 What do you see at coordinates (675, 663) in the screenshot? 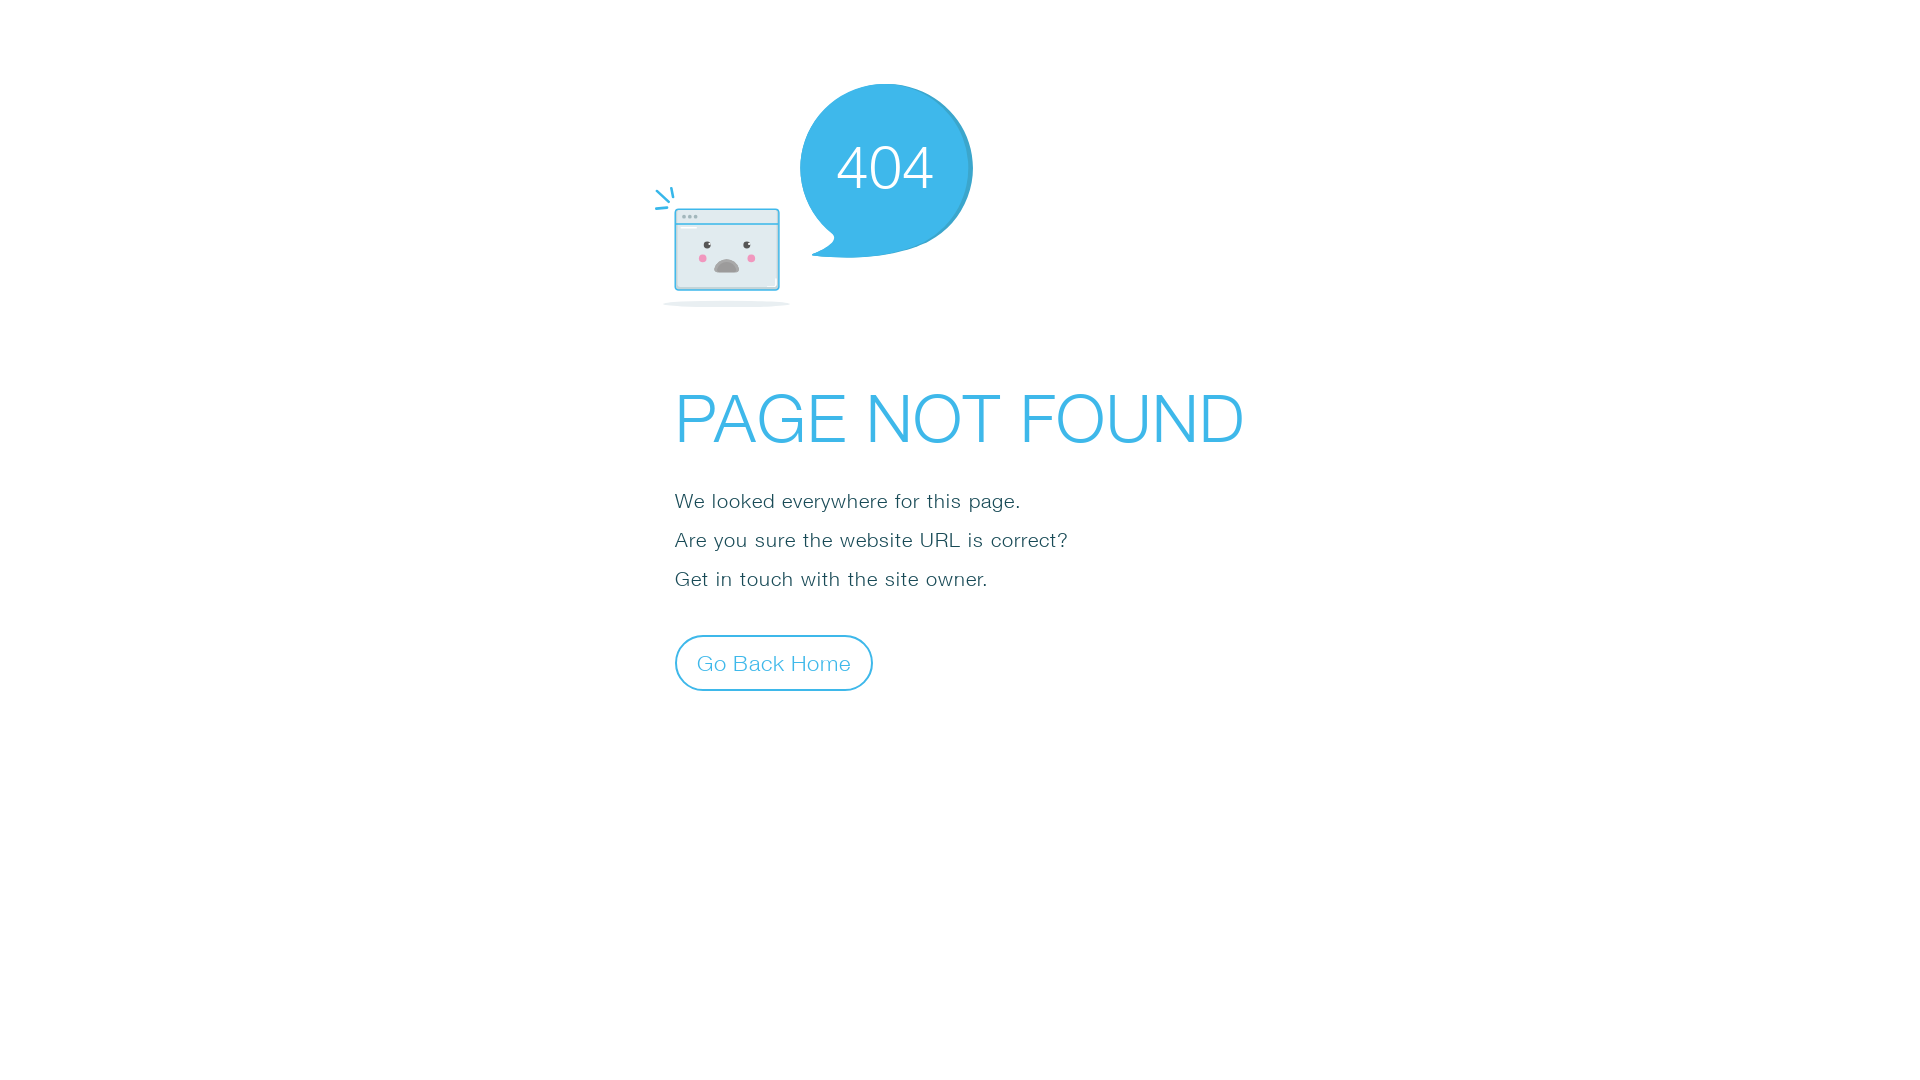
I see `'Go Back Home'` at bounding box center [675, 663].